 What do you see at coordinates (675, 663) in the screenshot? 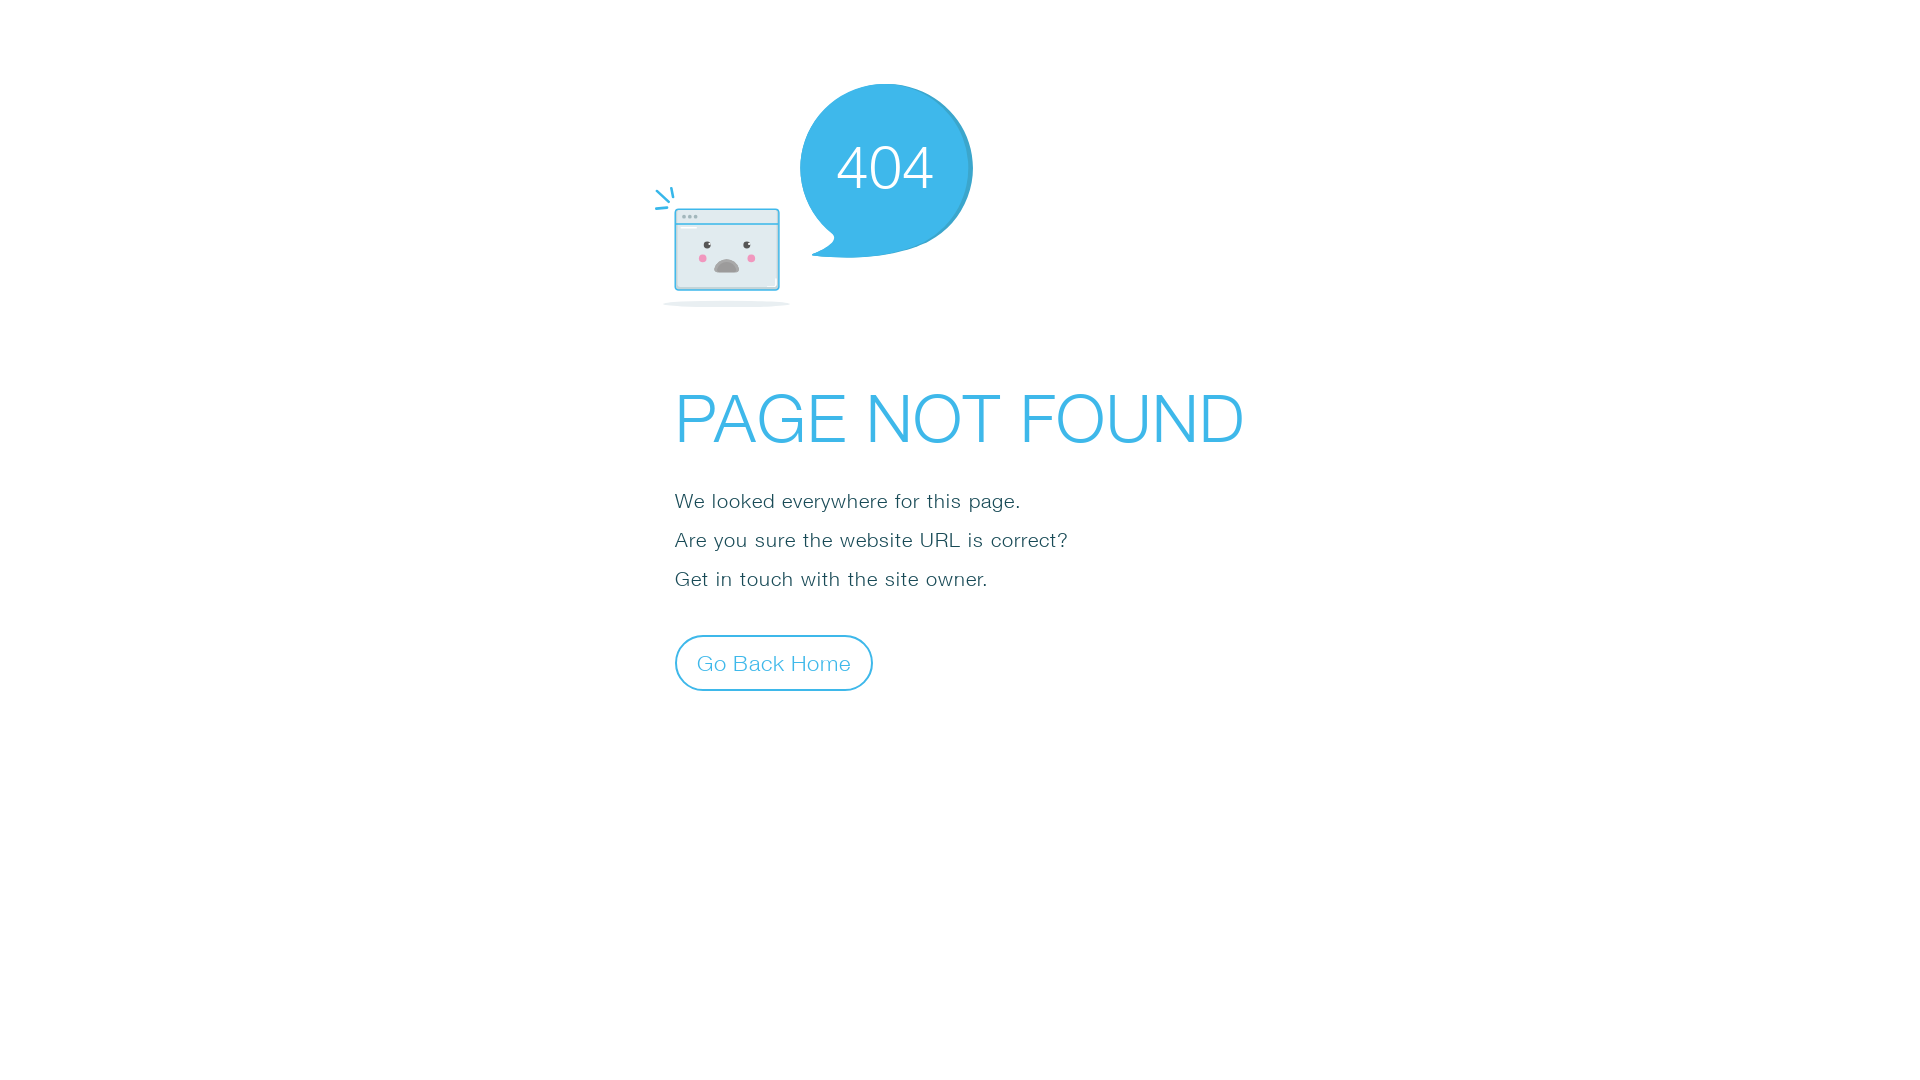
I see `'Go Back Home'` at bounding box center [675, 663].